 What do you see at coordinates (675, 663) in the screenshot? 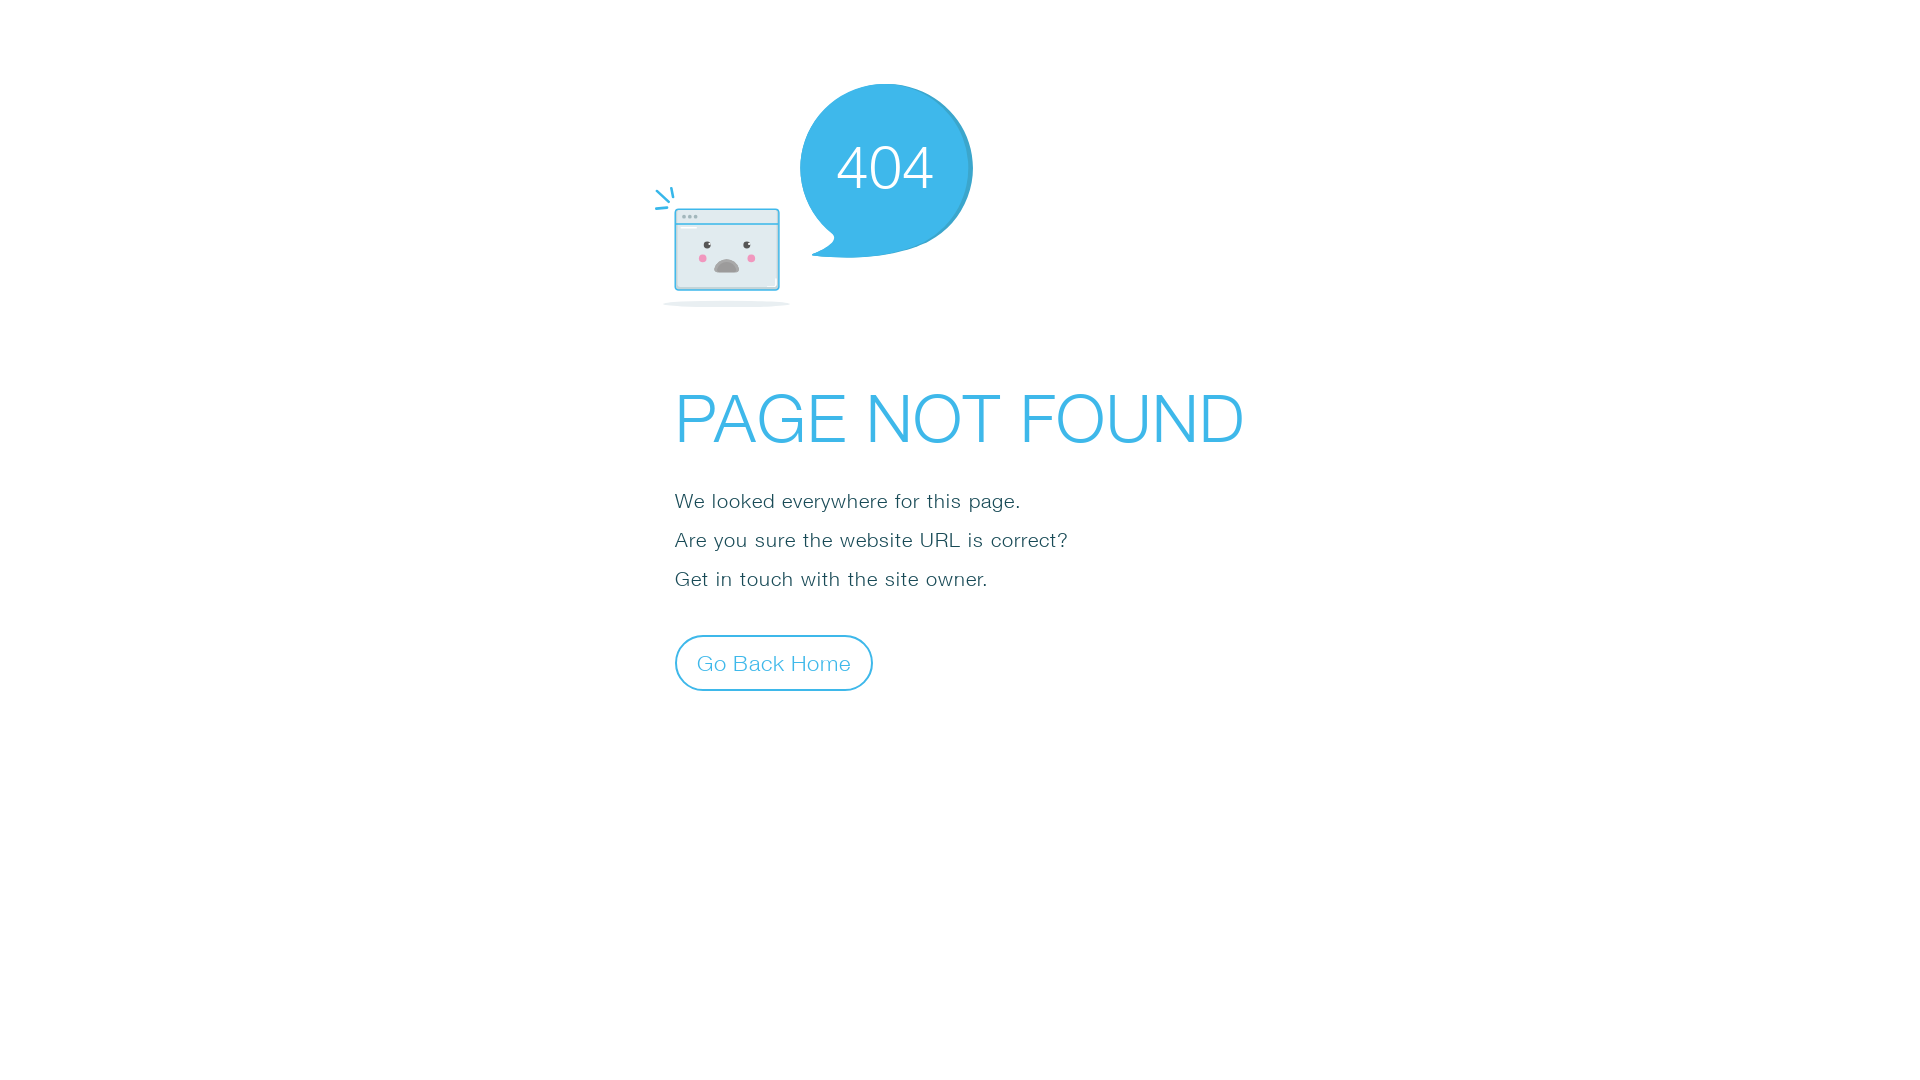
I see `'Go Back Home'` at bounding box center [675, 663].